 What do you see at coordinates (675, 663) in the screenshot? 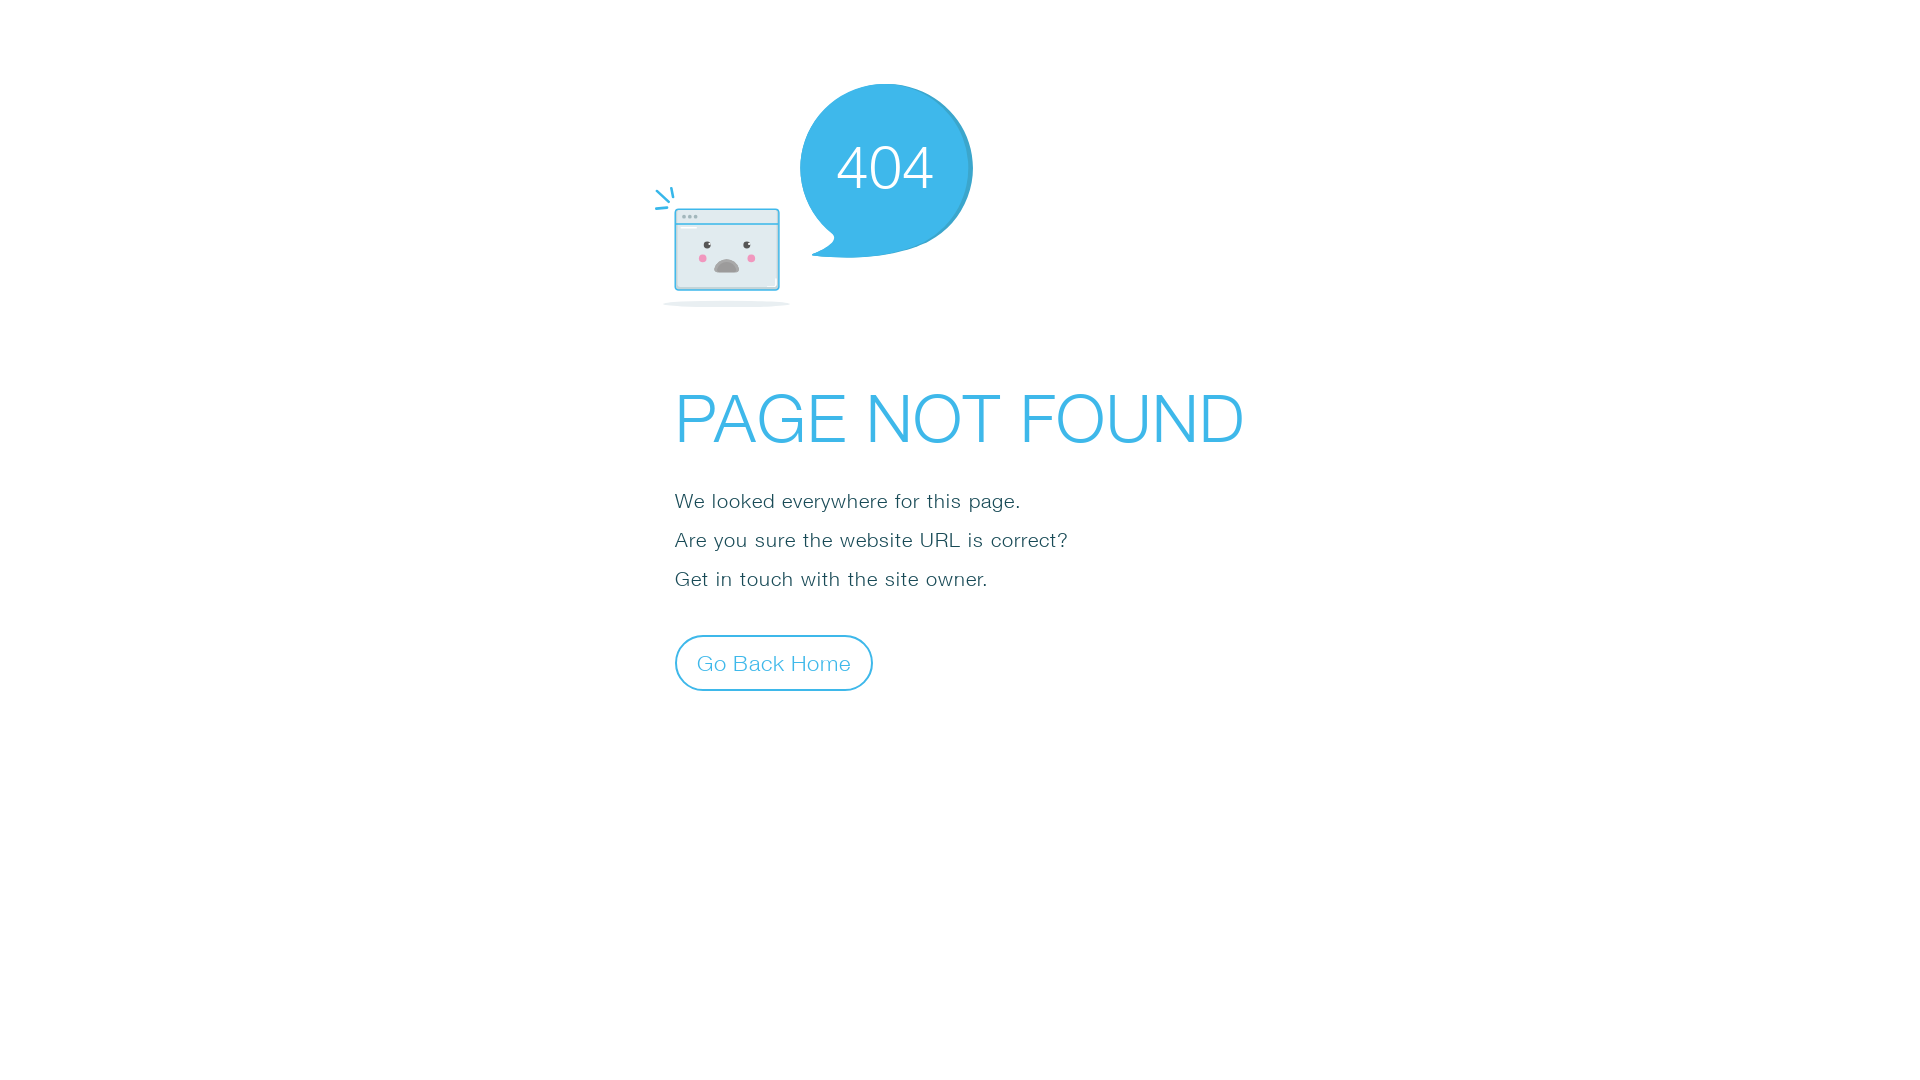
I see `'Go Back Home'` at bounding box center [675, 663].